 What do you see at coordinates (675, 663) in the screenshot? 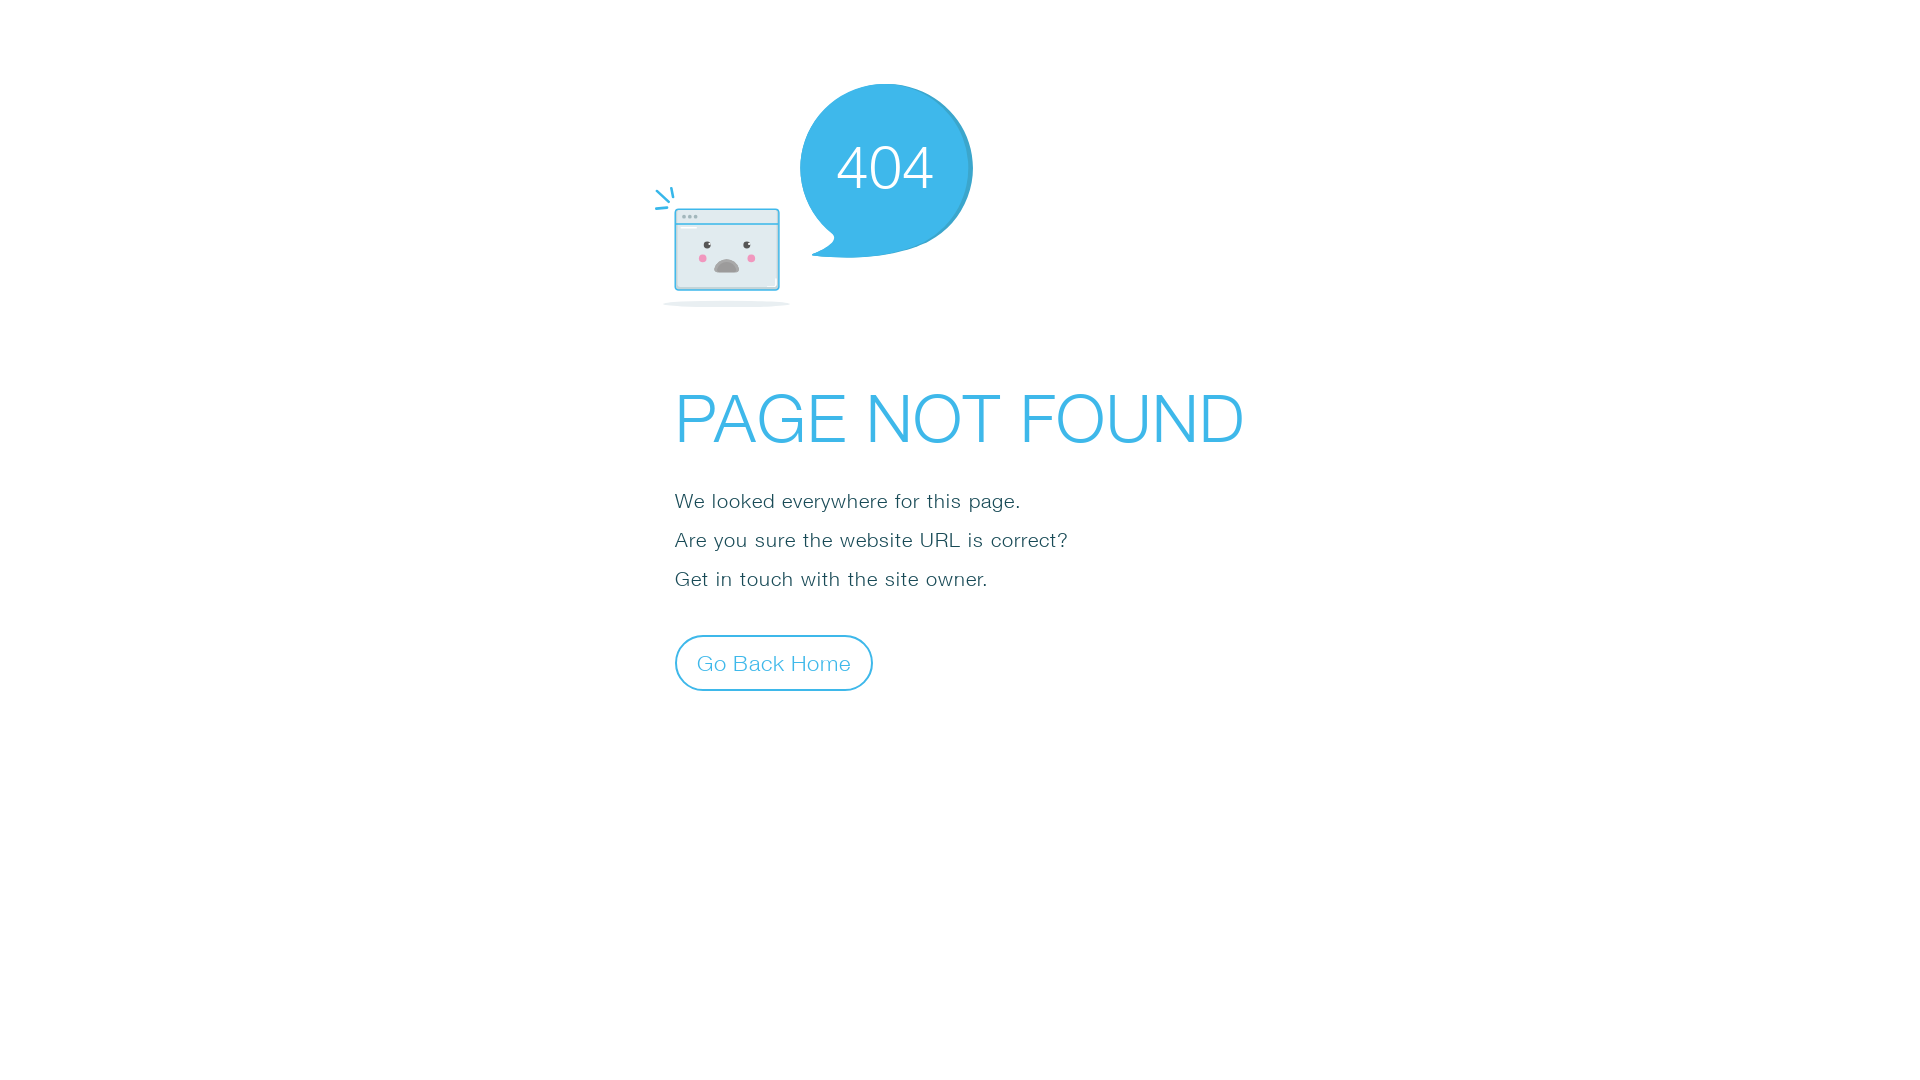
I see `'Go Back Home'` at bounding box center [675, 663].